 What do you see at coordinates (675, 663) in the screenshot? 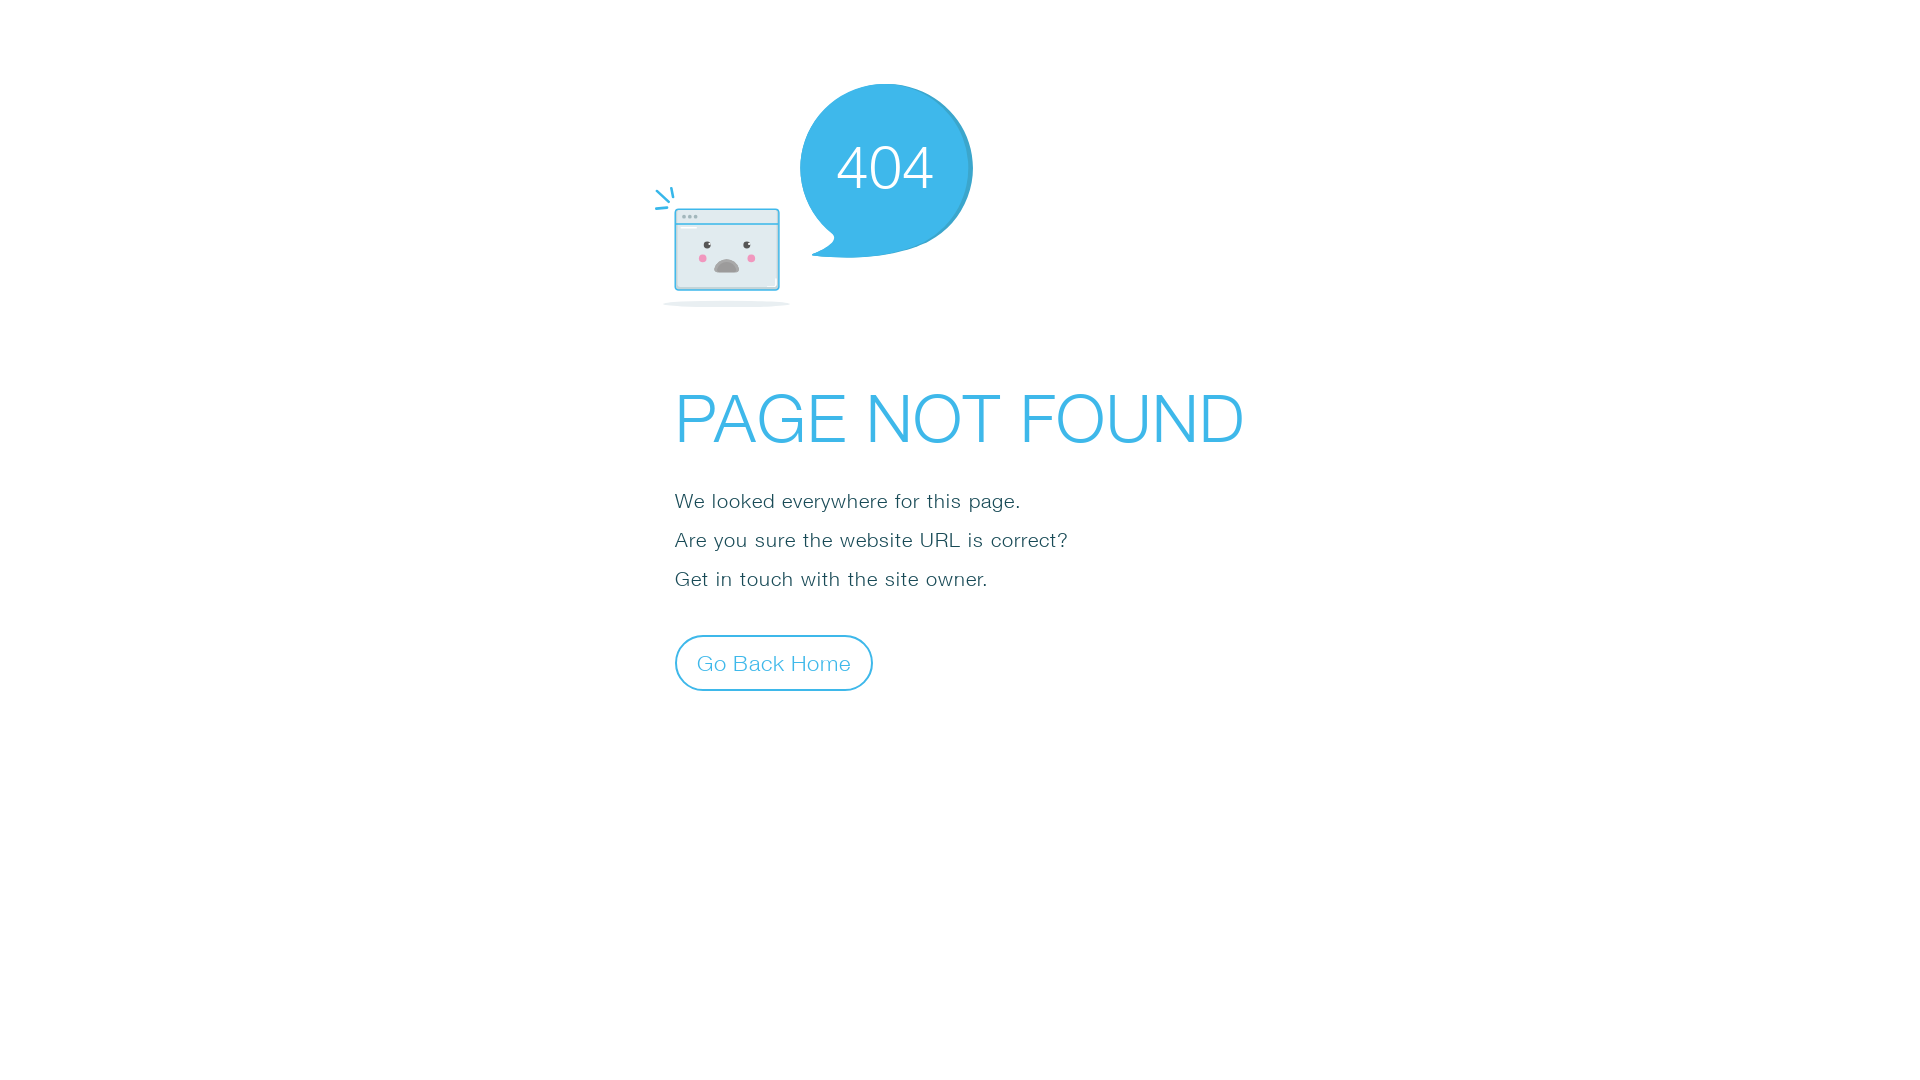
I see `'Go Back Home'` at bounding box center [675, 663].